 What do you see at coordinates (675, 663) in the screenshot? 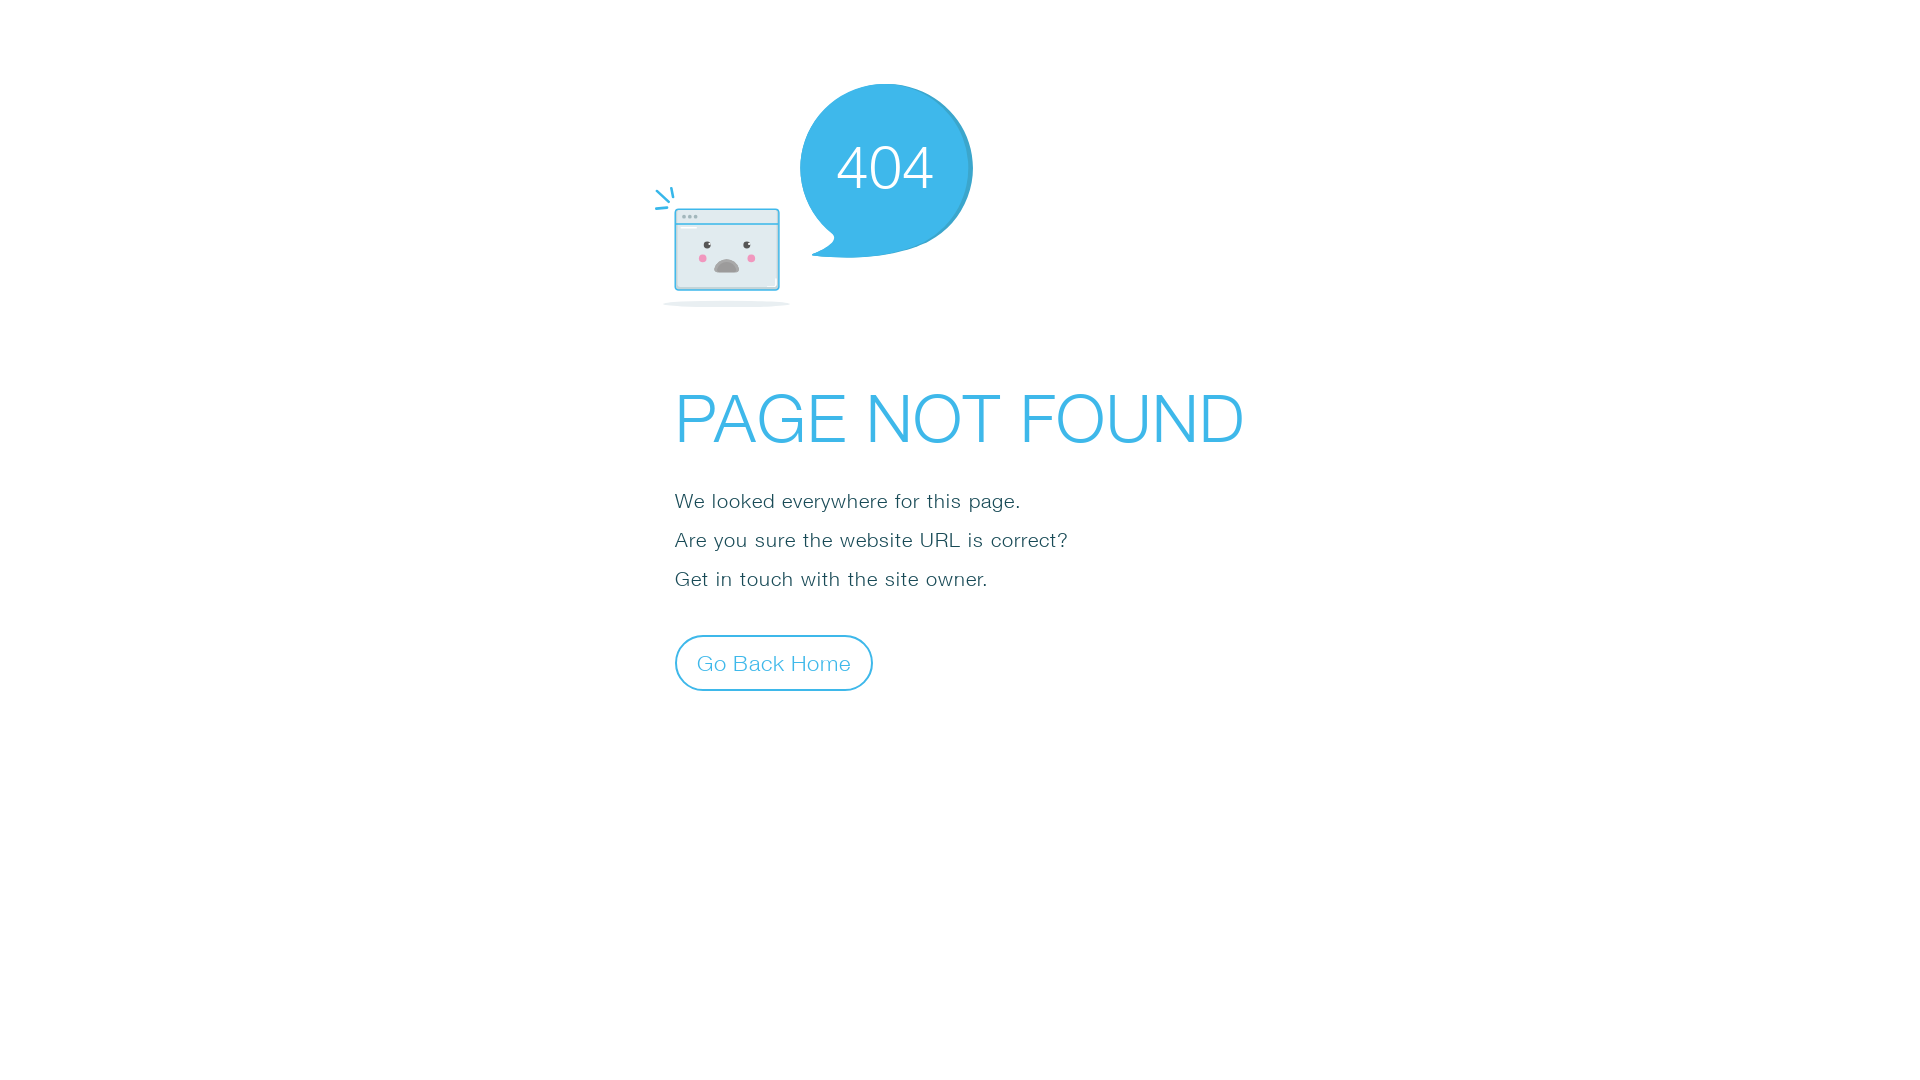
I see `'Go Back Home'` at bounding box center [675, 663].